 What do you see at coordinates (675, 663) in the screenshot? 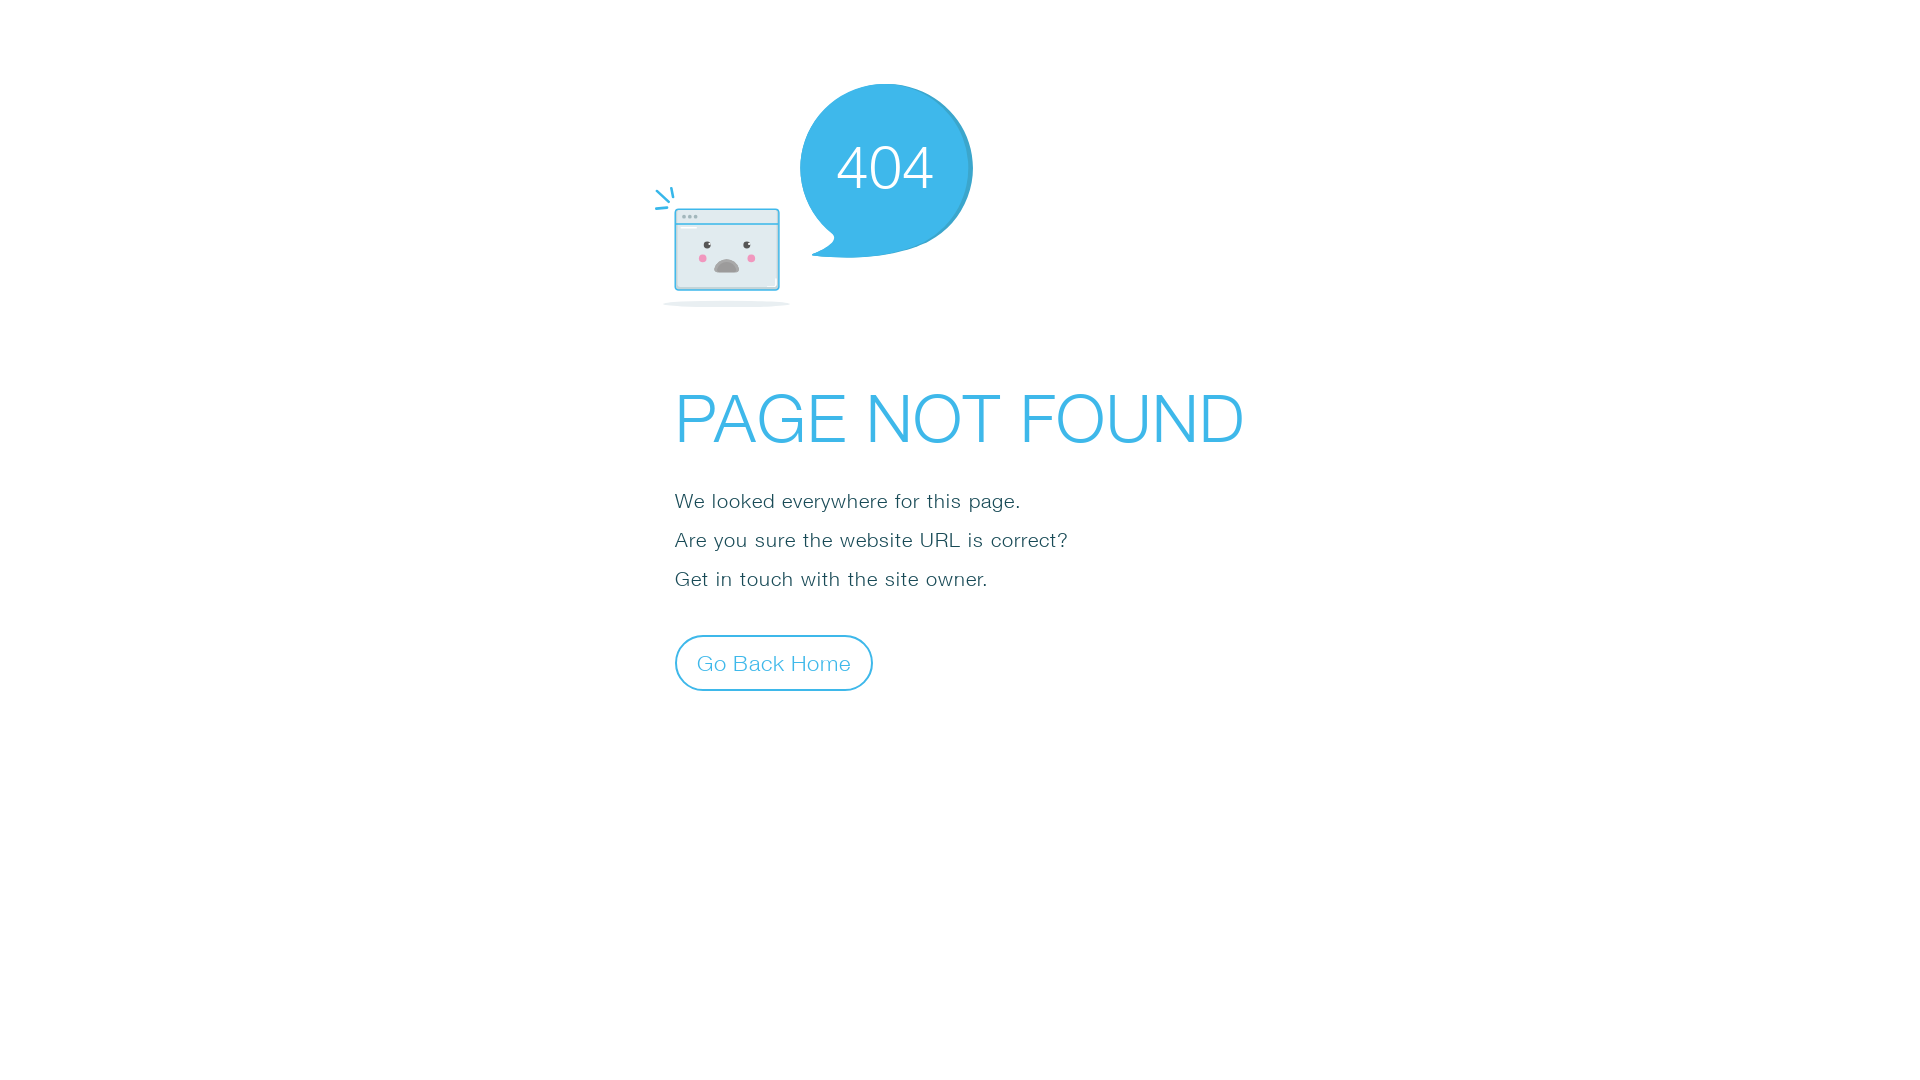
I see `'Go Back Home'` at bounding box center [675, 663].